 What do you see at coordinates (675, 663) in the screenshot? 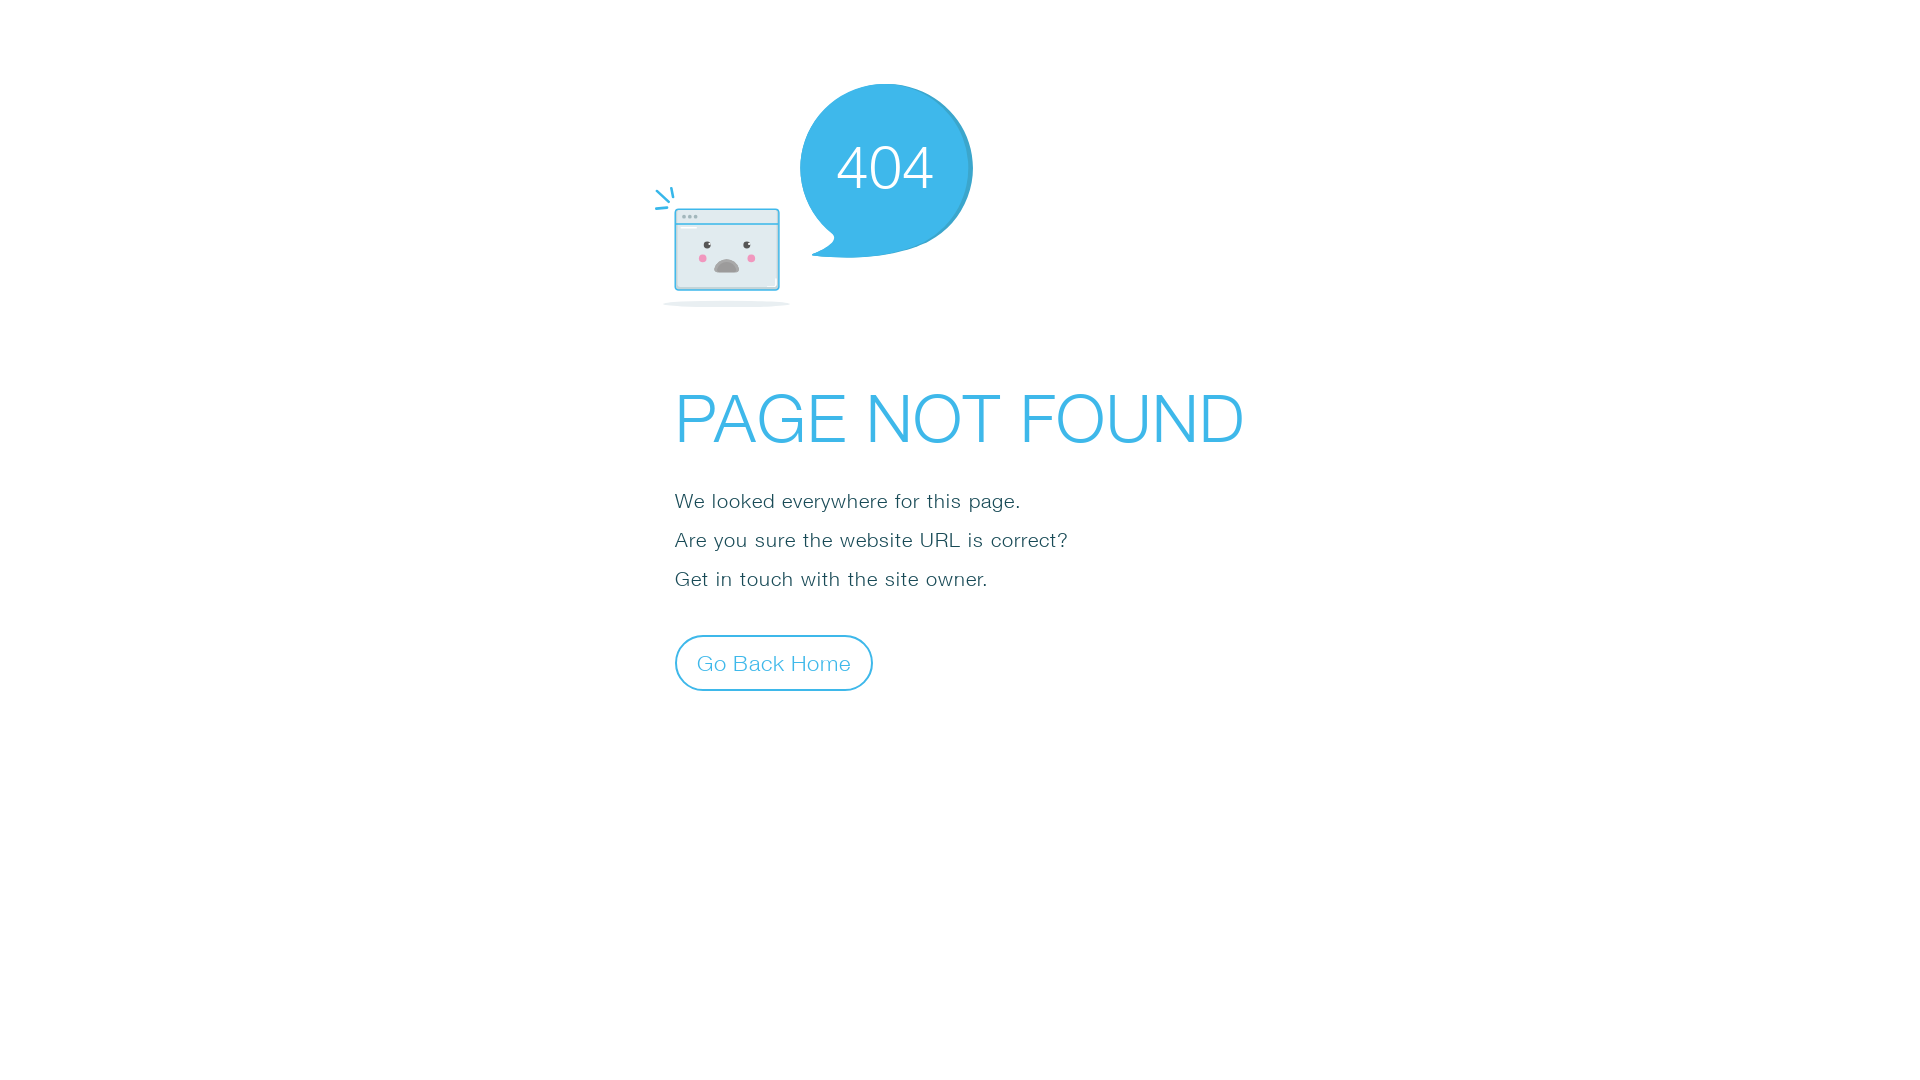
I see `'Go Back Home'` at bounding box center [675, 663].